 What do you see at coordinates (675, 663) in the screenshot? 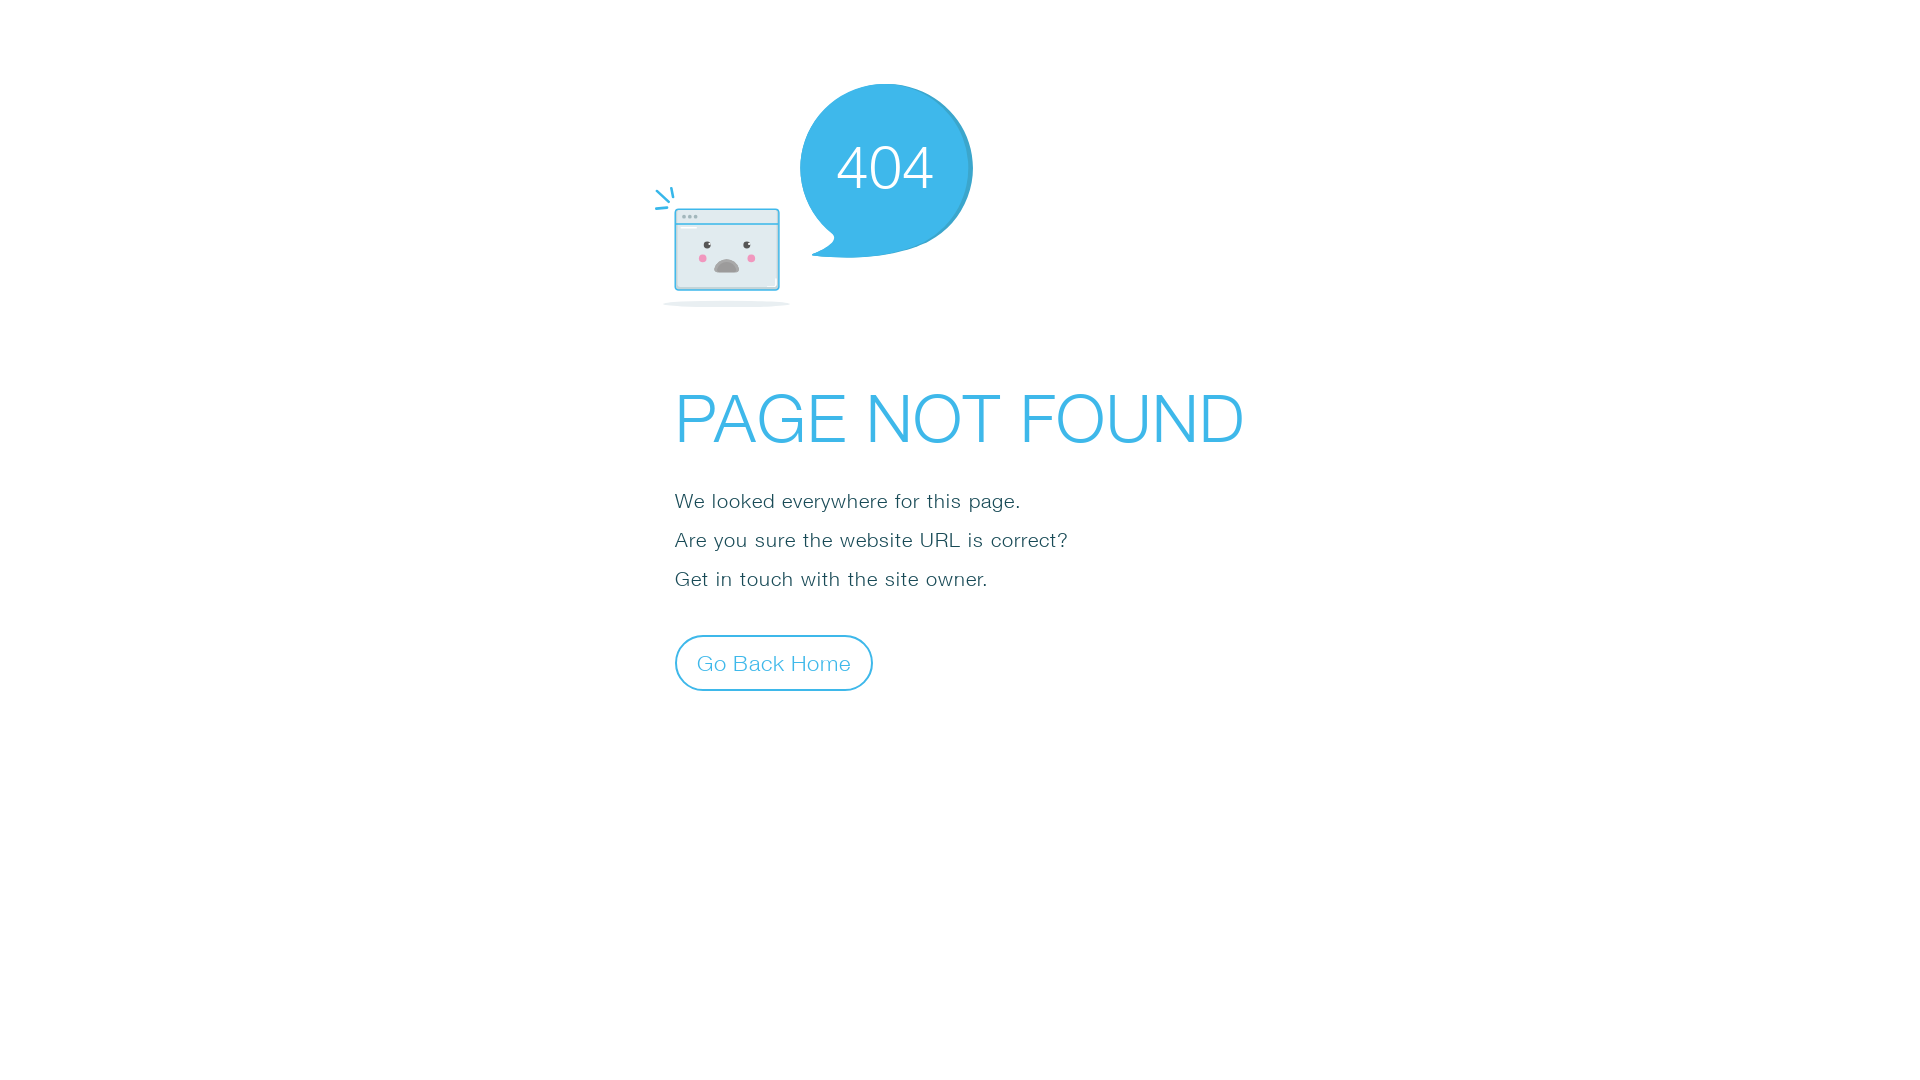
I see `'Go Back Home'` at bounding box center [675, 663].